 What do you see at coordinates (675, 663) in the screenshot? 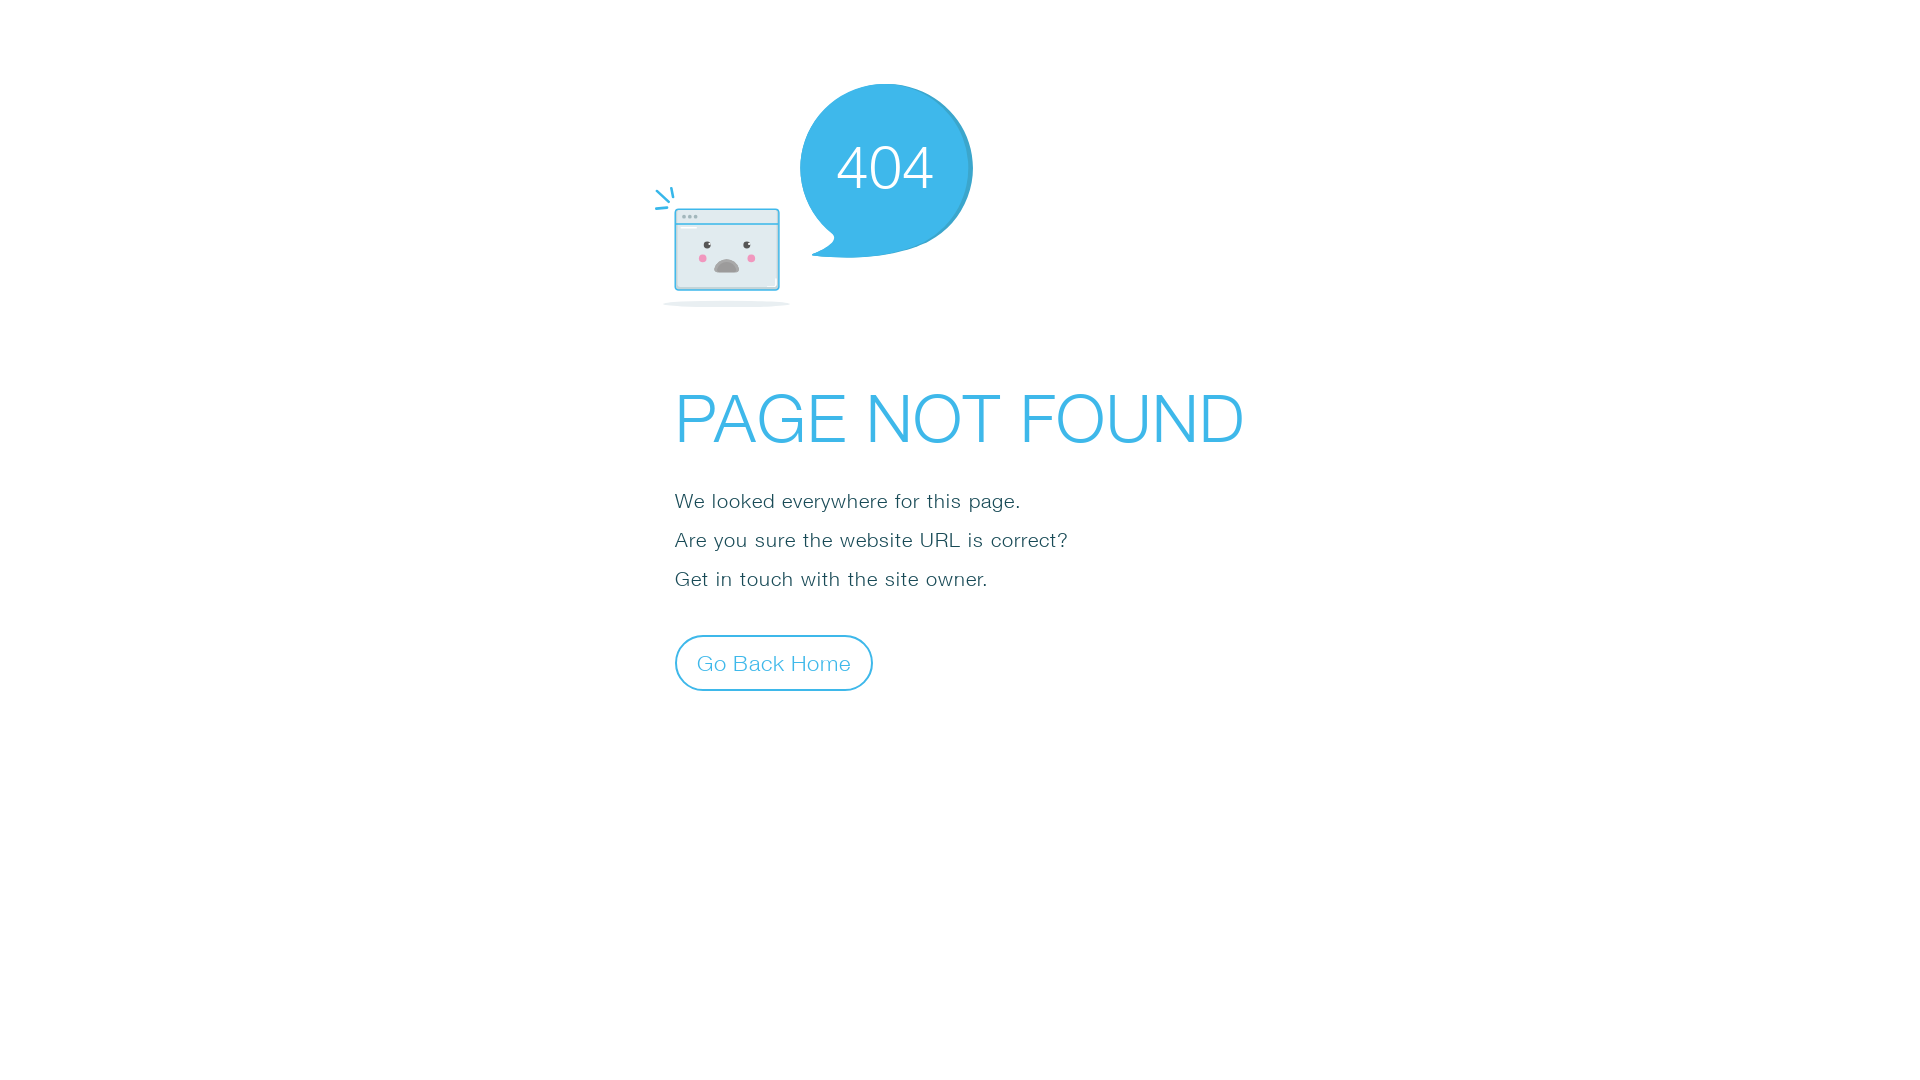
I see `'Go Back Home'` at bounding box center [675, 663].